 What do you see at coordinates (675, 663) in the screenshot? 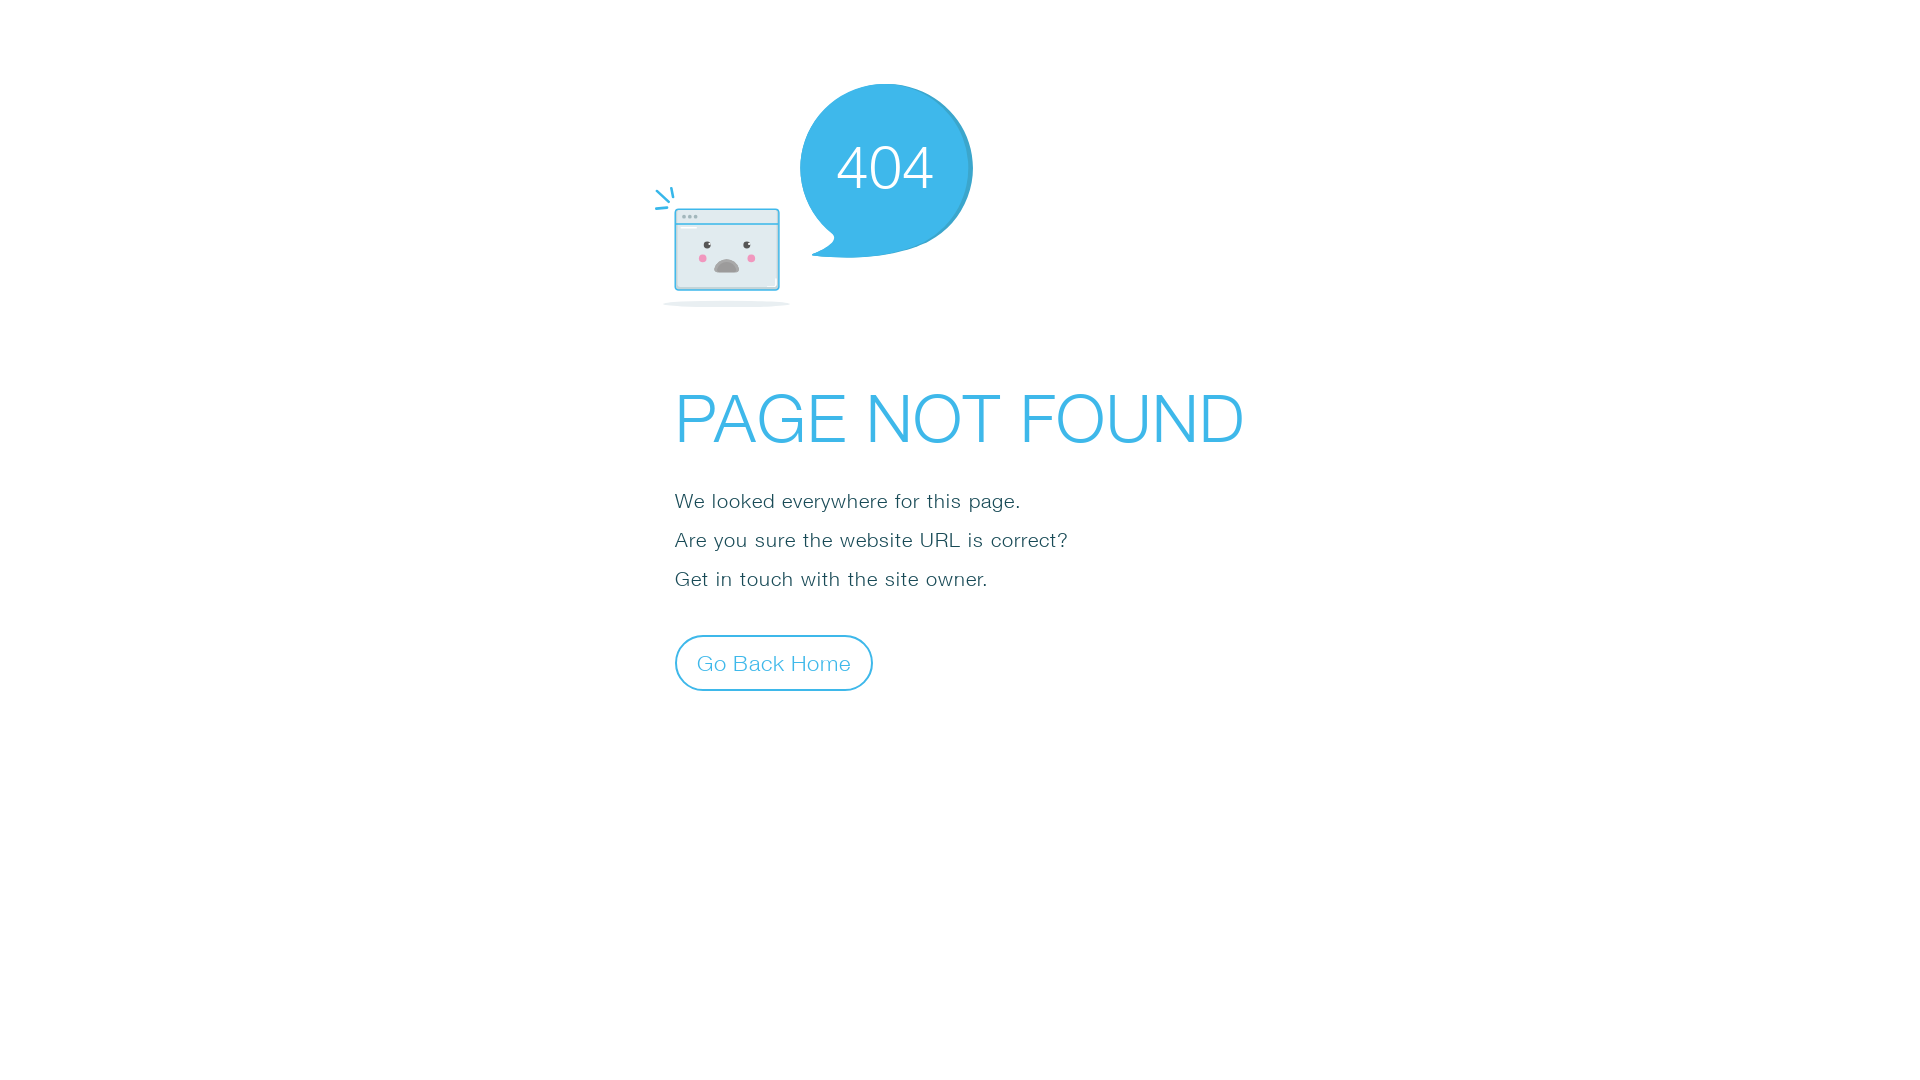
I see `'Go Back Home'` at bounding box center [675, 663].